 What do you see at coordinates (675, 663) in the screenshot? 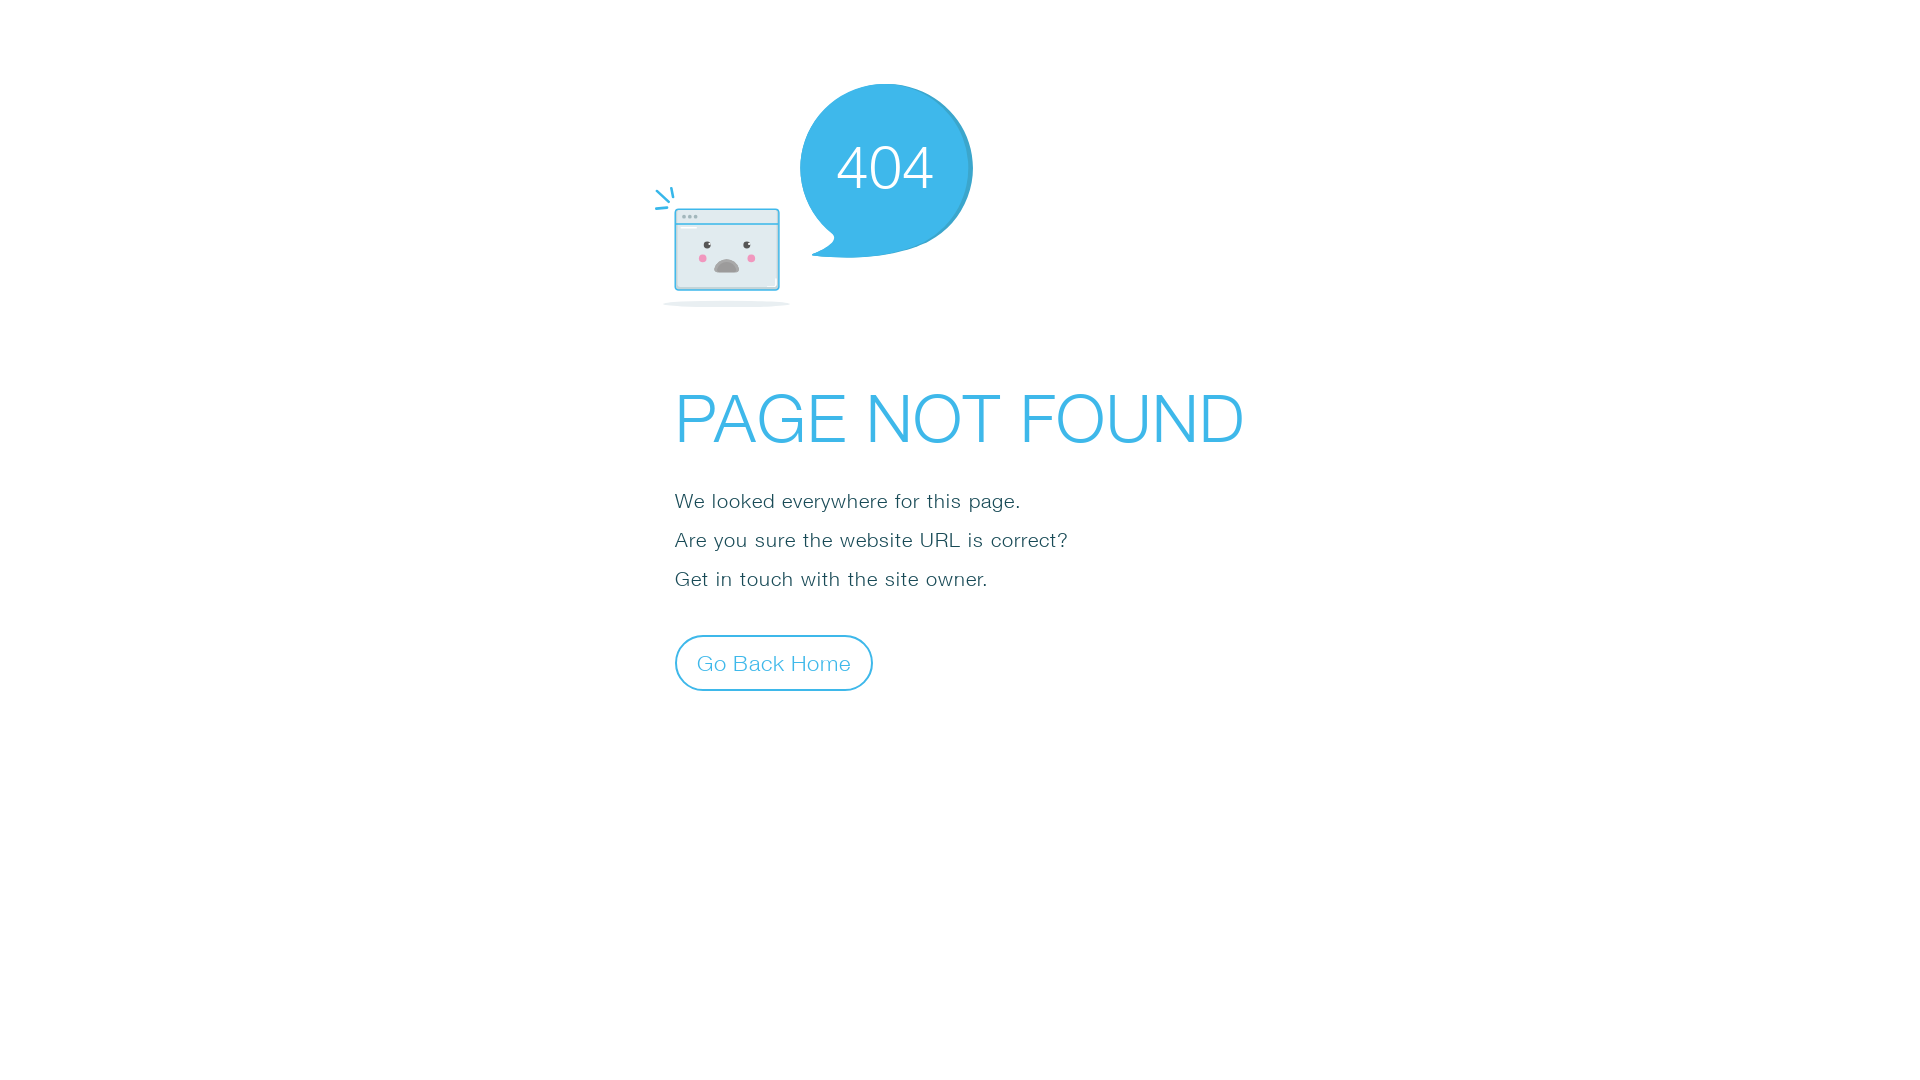
I see `'Go Back Home'` at bounding box center [675, 663].